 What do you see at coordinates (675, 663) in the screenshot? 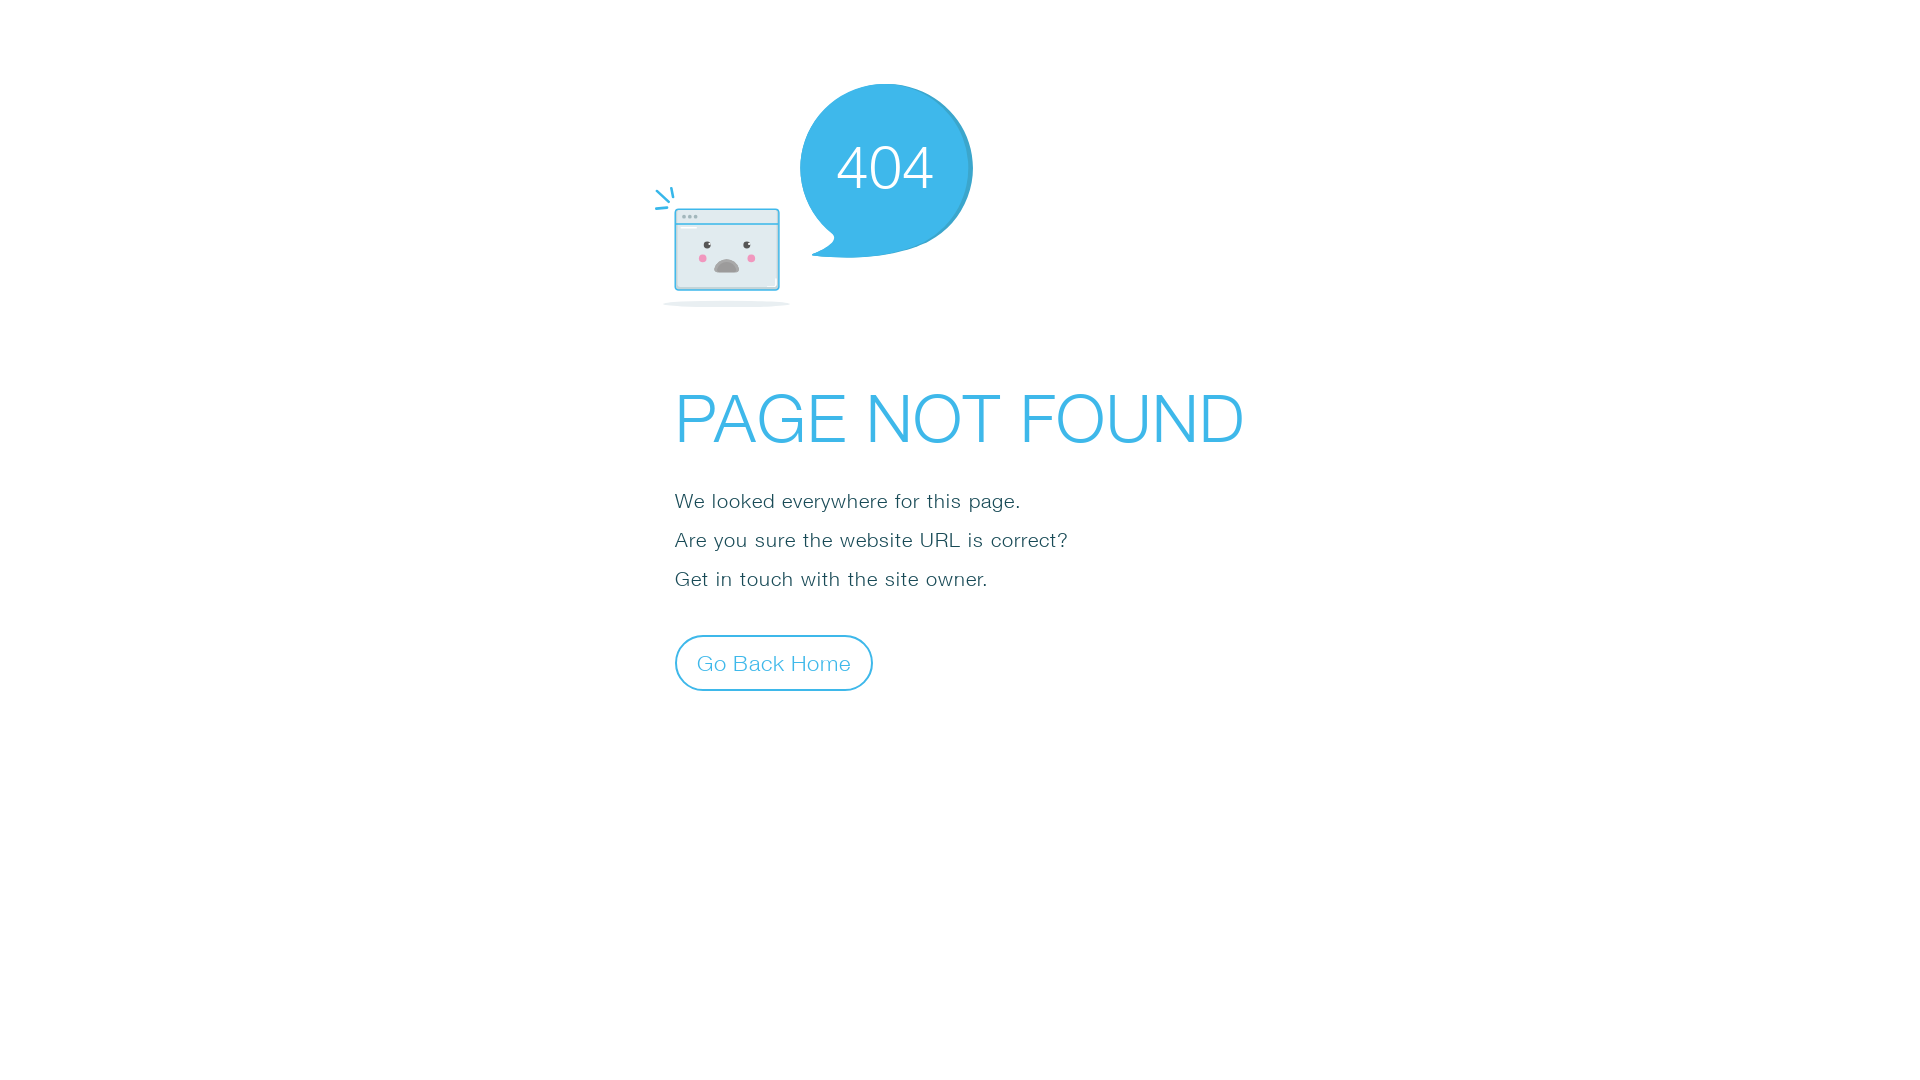
I see `'Go Back Home'` at bounding box center [675, 663].